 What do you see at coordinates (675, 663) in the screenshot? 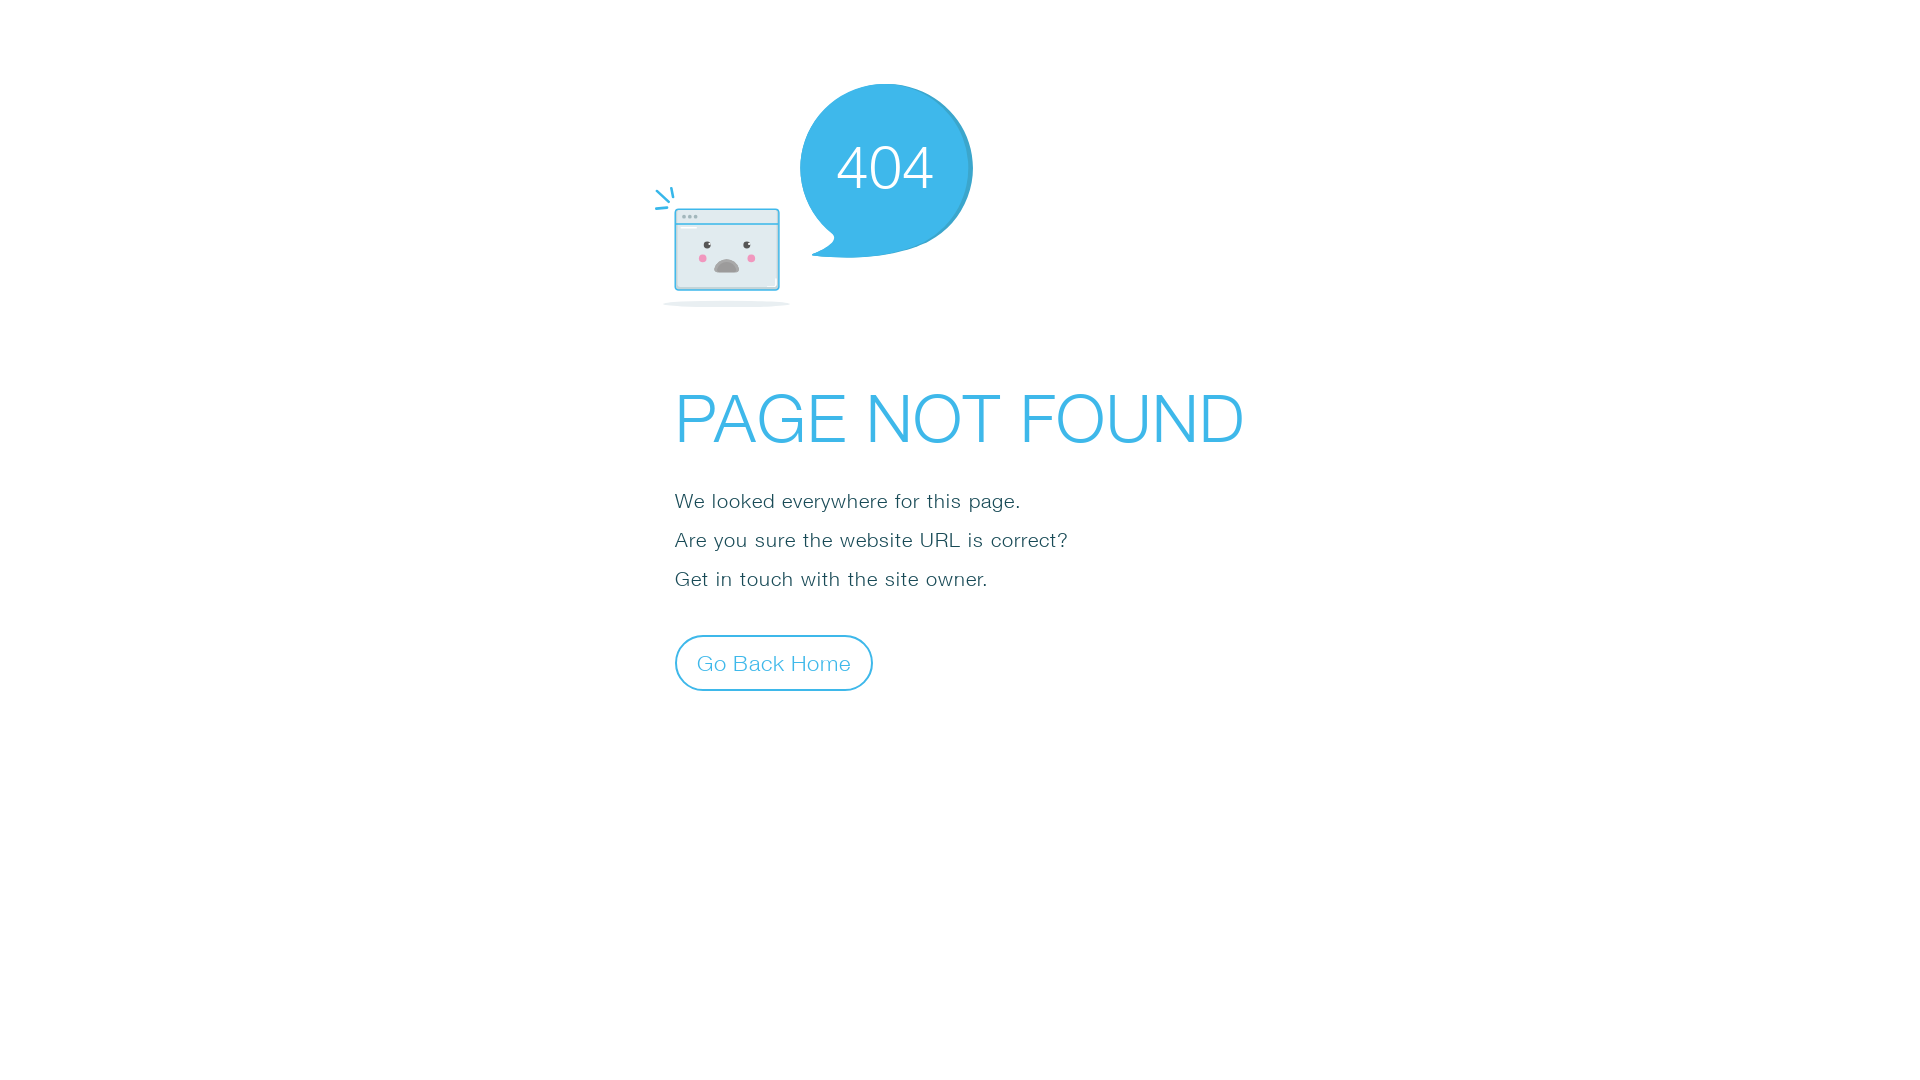
I see `'Go Back Home'` at bounding box center [675, 663].